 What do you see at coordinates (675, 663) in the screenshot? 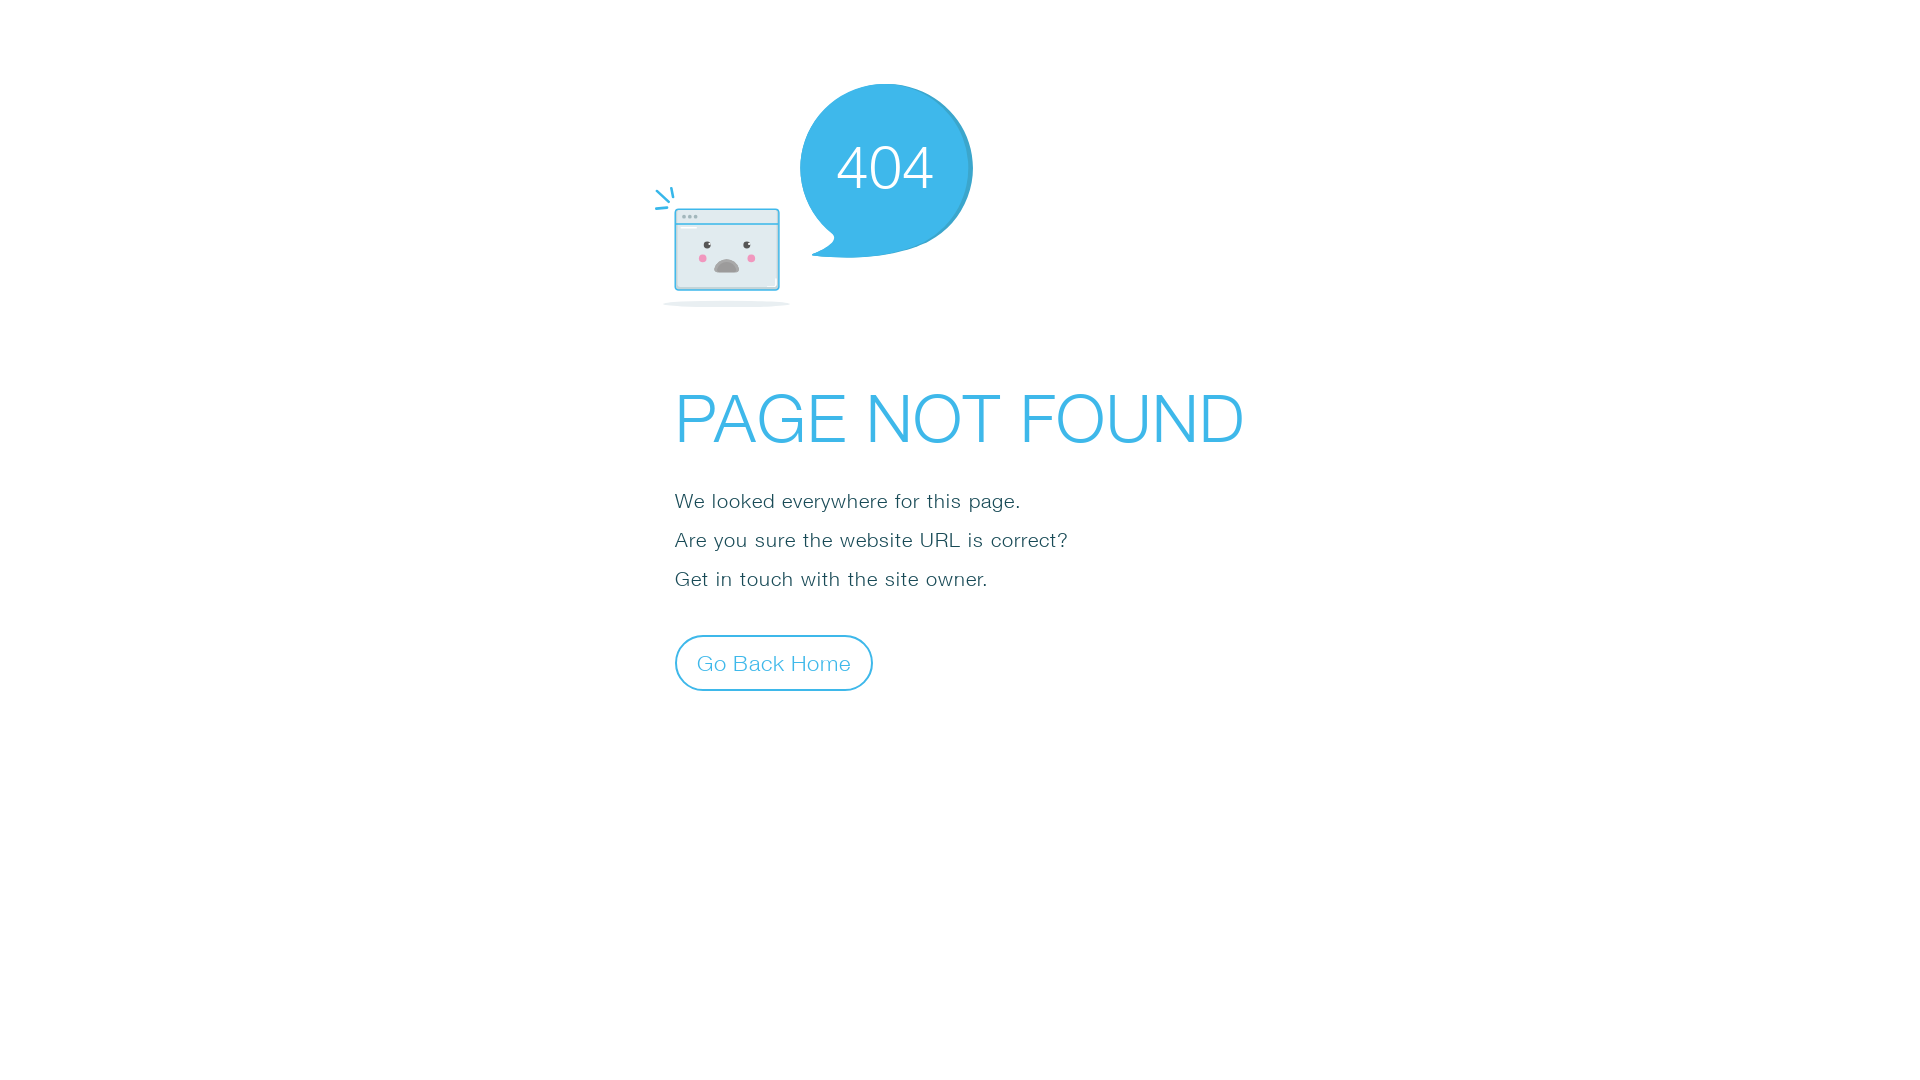
I see `'Go Back Home'` at bounding box center [675, 663].